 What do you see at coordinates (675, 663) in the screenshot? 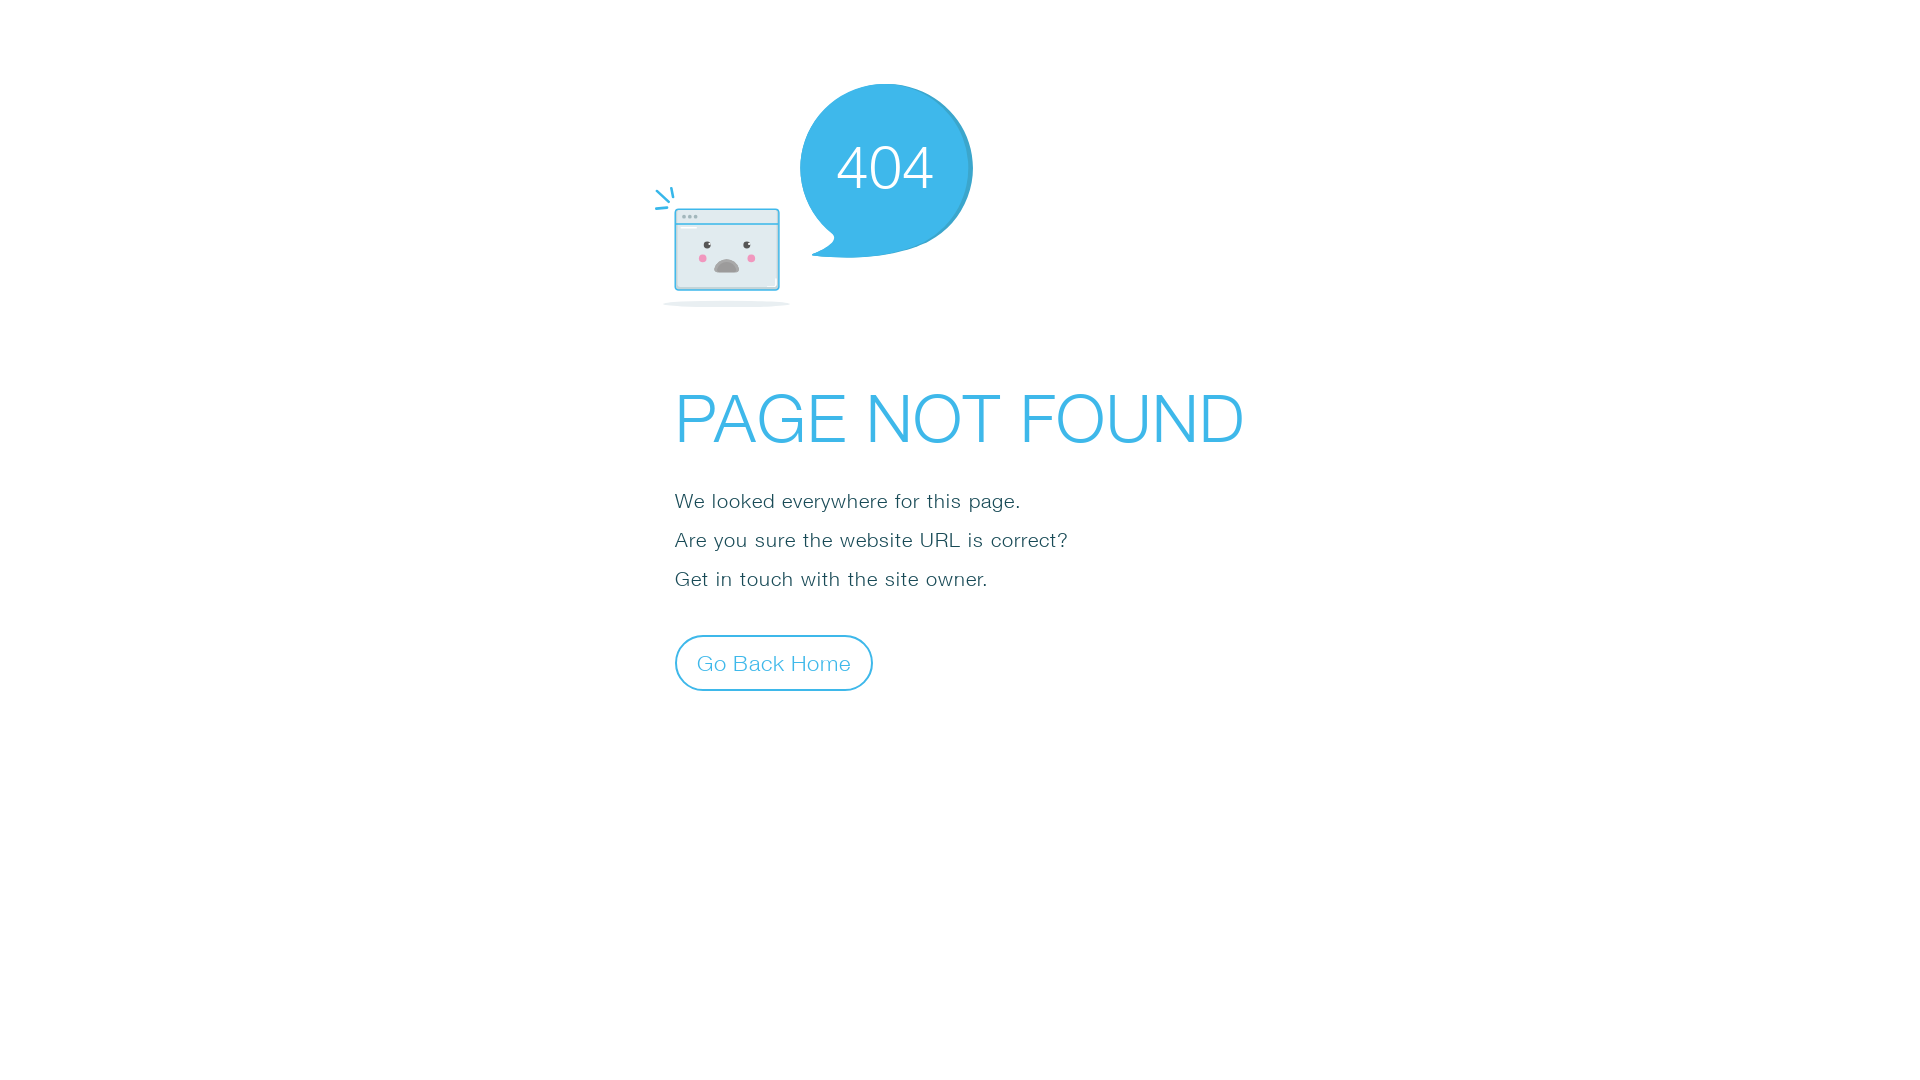
I see `'Go Back Home'` at bounding box center [675, 663].